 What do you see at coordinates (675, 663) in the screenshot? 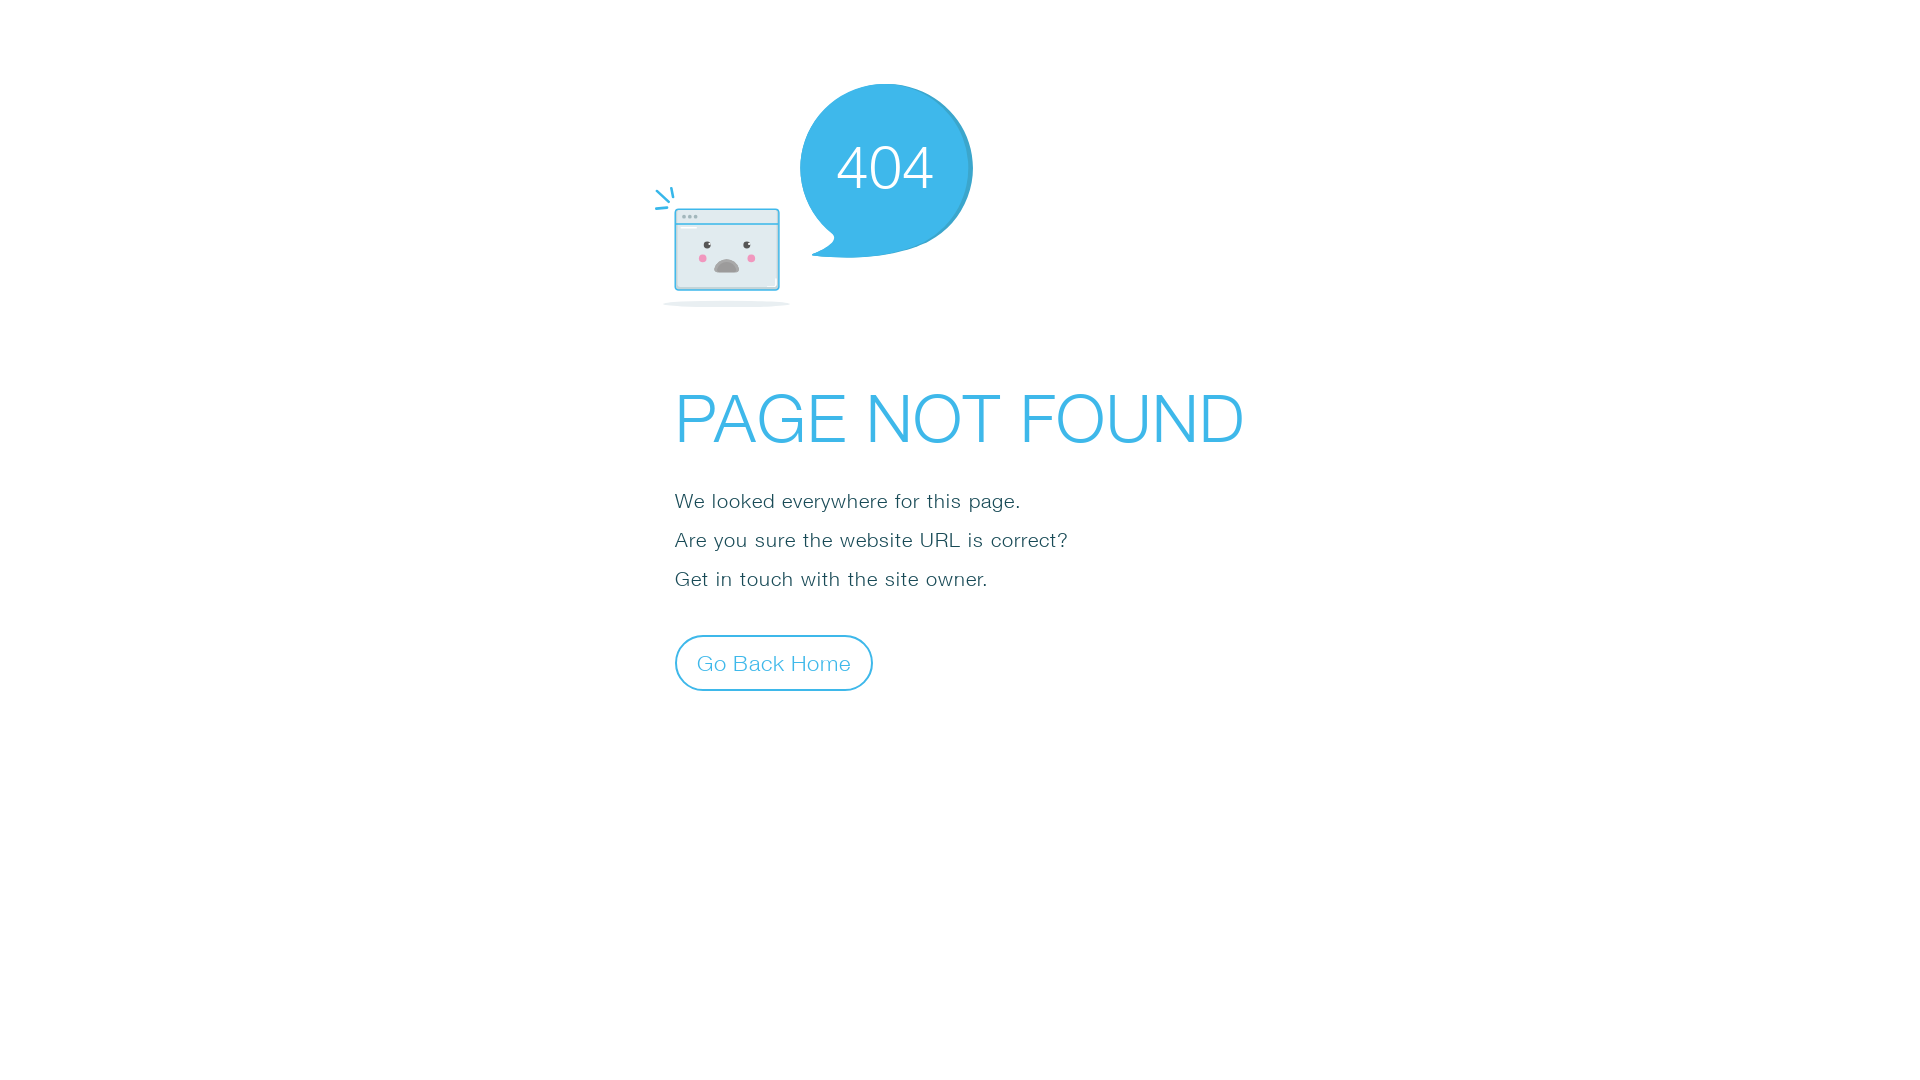
I see `'Go Back Home'` at bounding box center [675, 663].